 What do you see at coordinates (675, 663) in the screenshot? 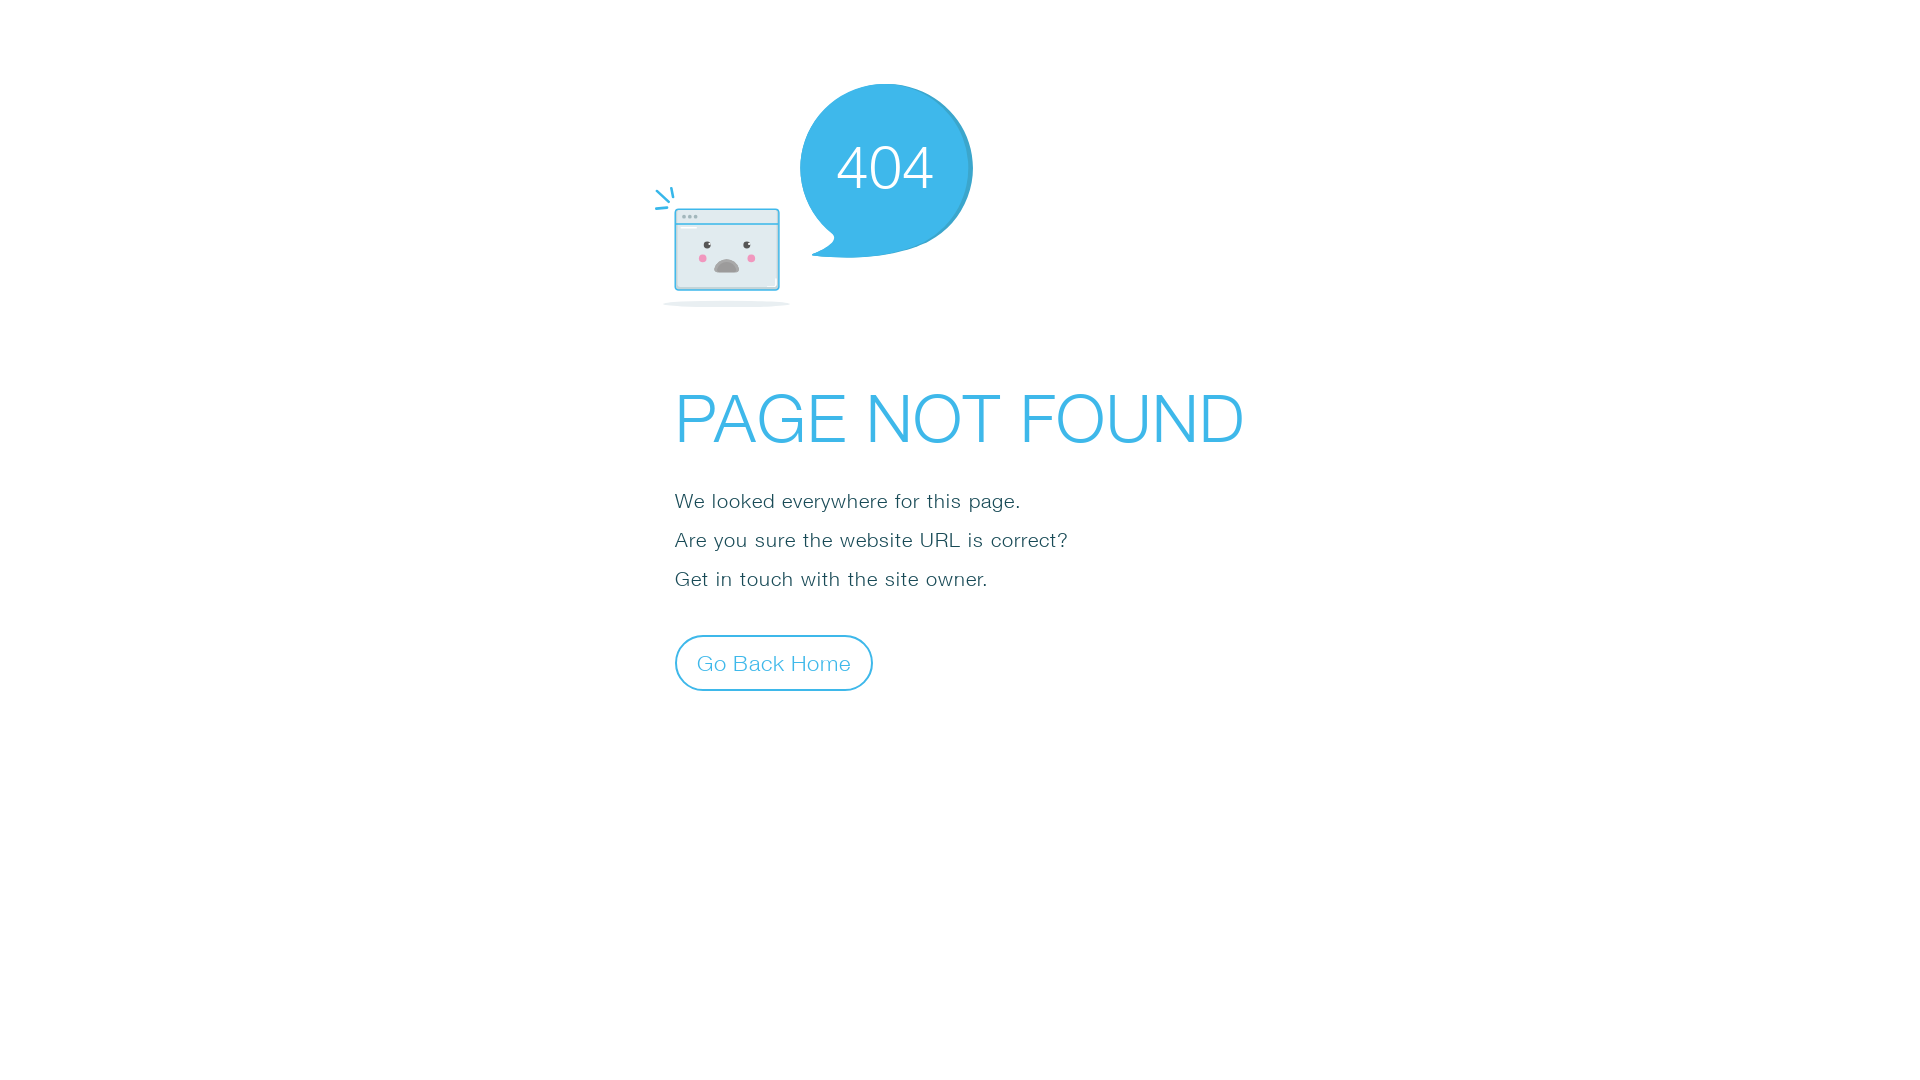
I see `'Go Back Home'` at bounding box center [675, 663].